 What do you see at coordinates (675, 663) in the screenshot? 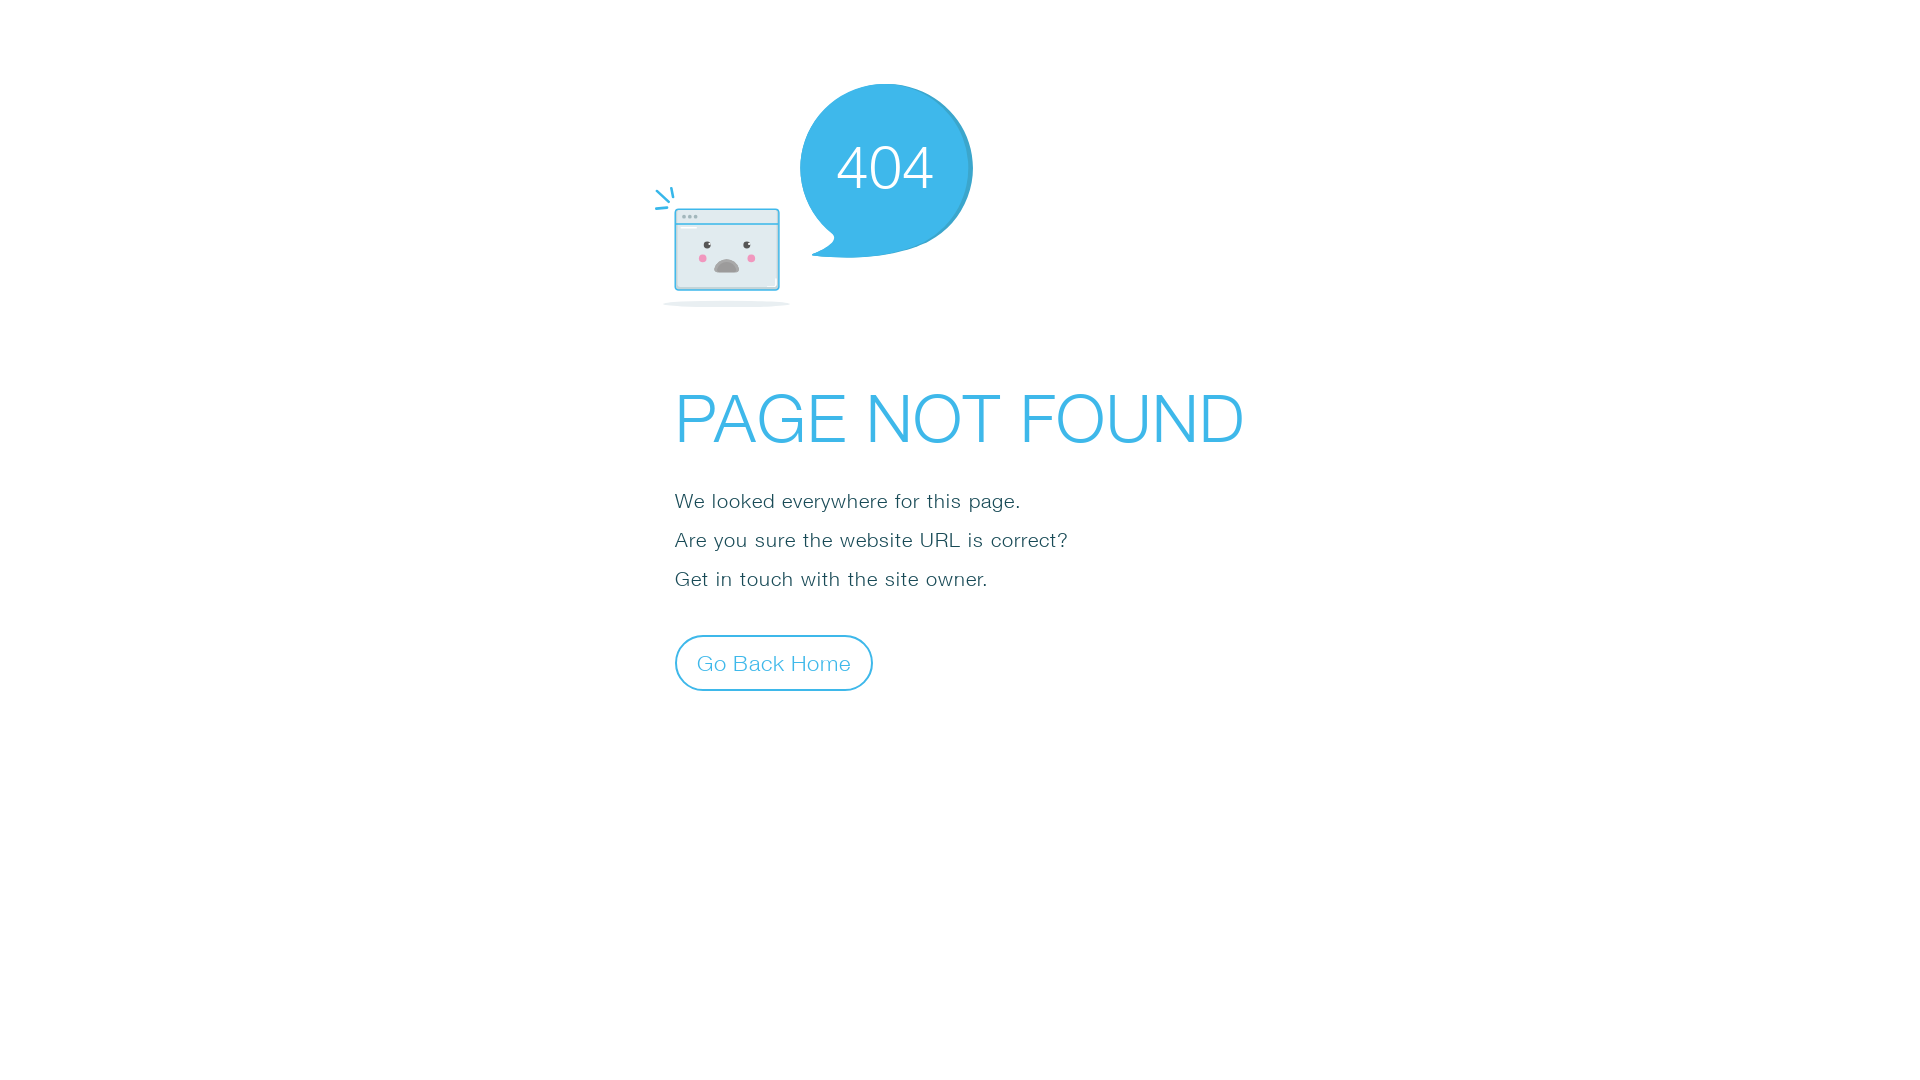
I see `'Go Back Home'` at bounding box center [675, 663].